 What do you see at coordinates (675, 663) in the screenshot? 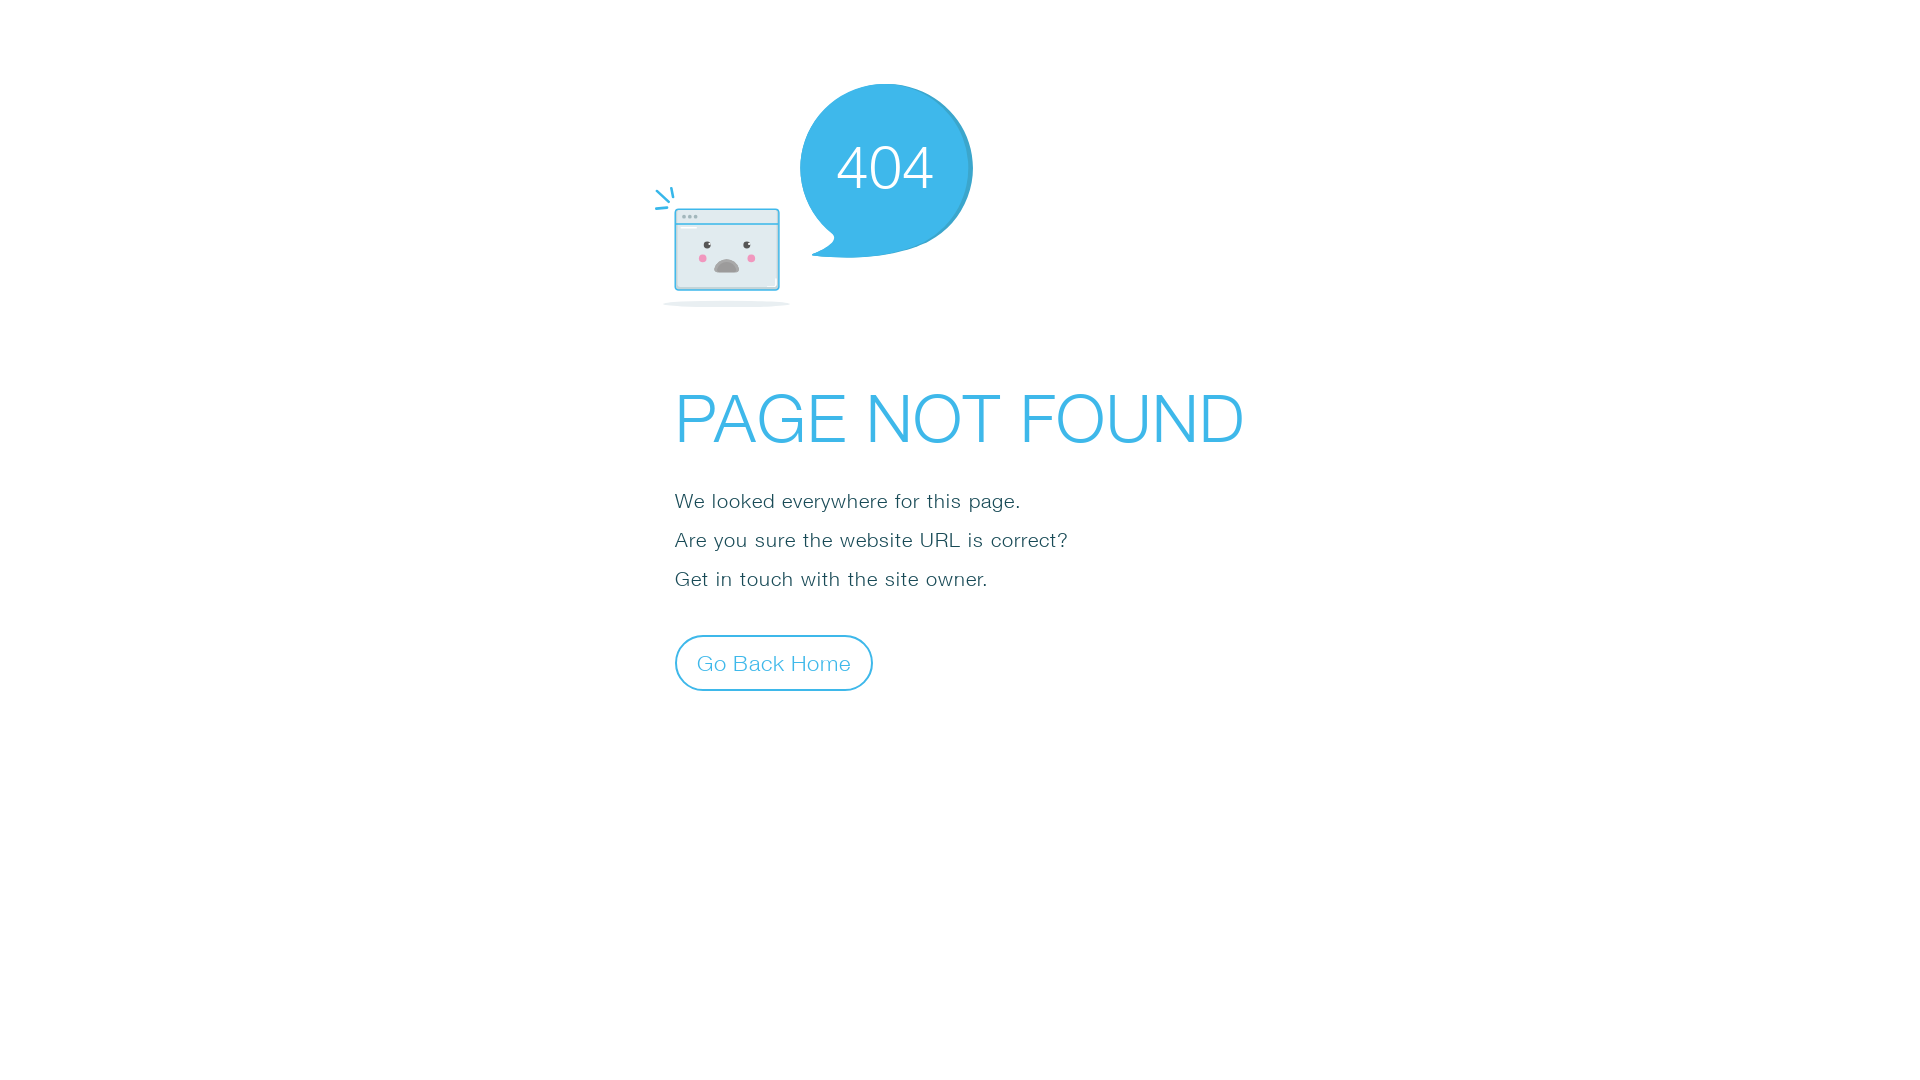
I see `'Go Back Home'` at bounding box center [675, 663].